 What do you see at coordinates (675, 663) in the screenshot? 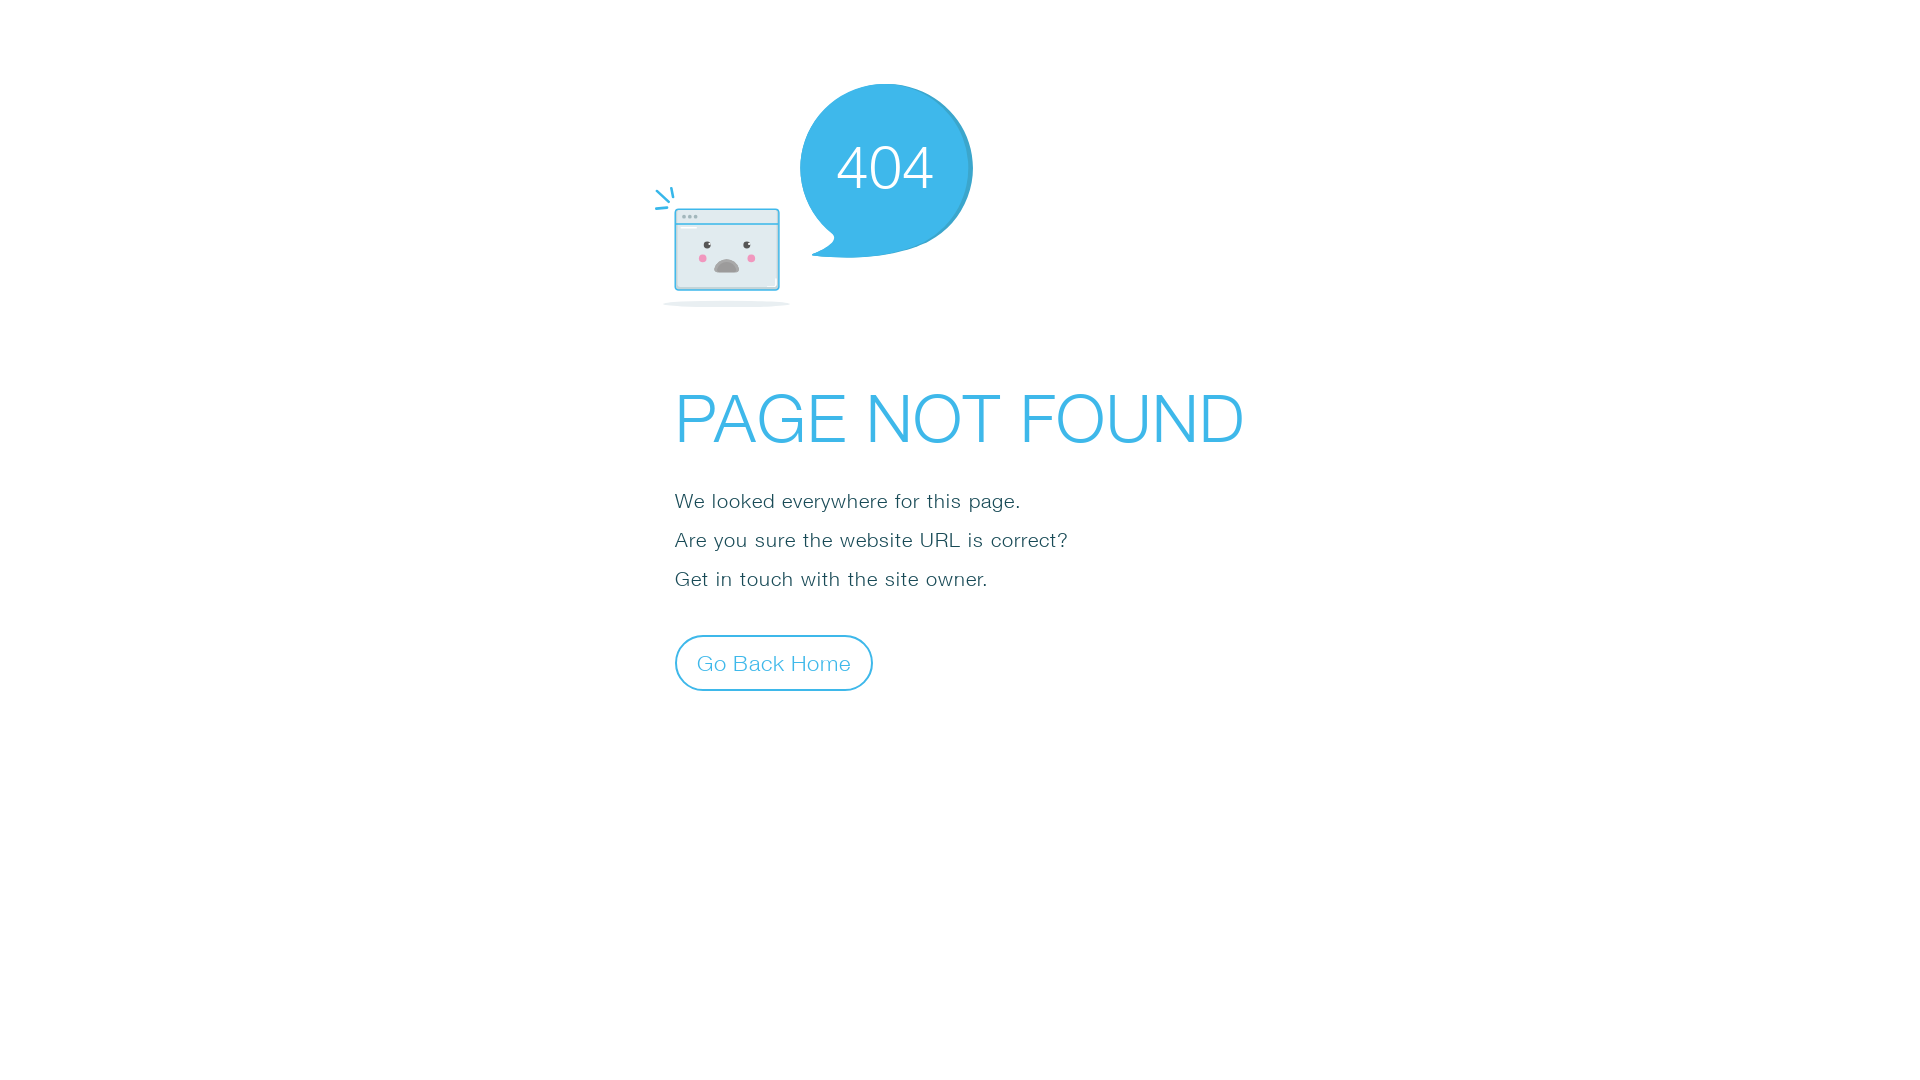
I see `'Go Back Home'` at bounding box center [675, 663].